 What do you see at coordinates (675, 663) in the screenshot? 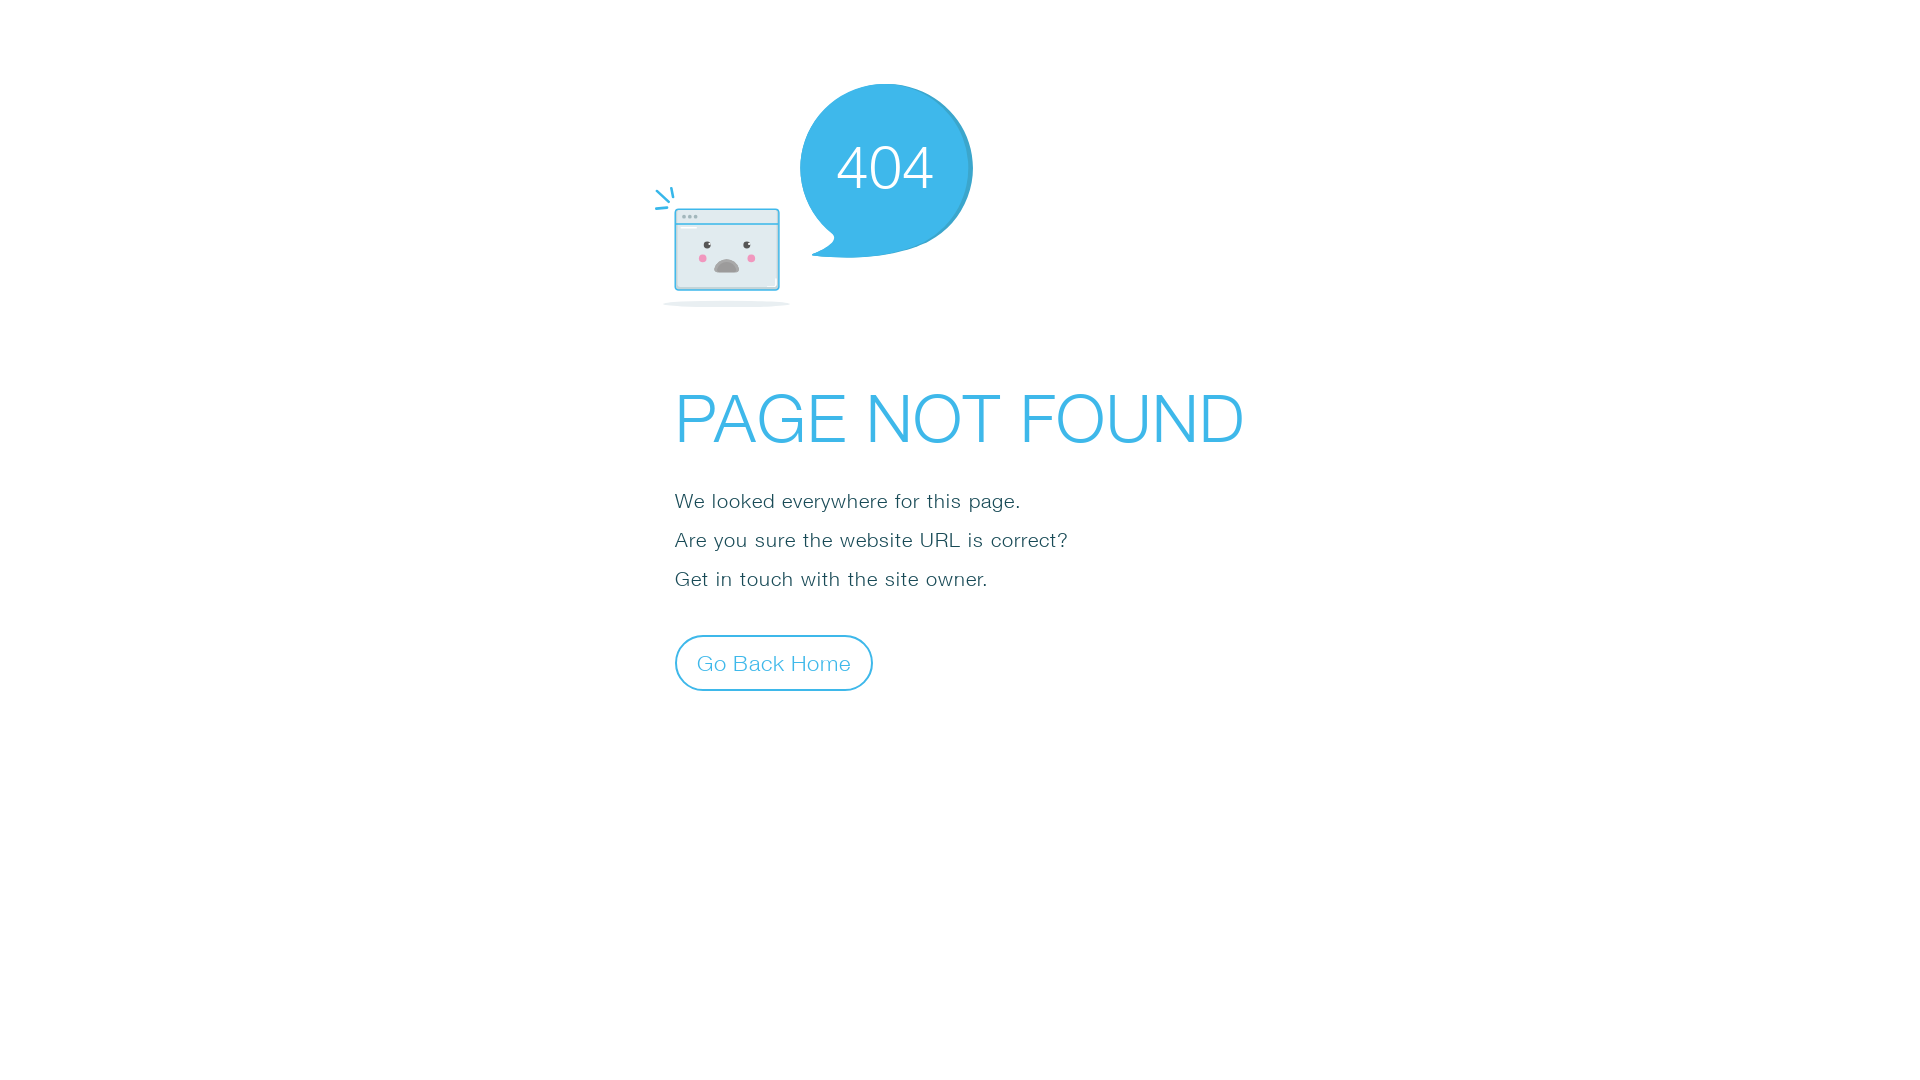
I see `'Go Back Home'` at bounding box center [675, 663].